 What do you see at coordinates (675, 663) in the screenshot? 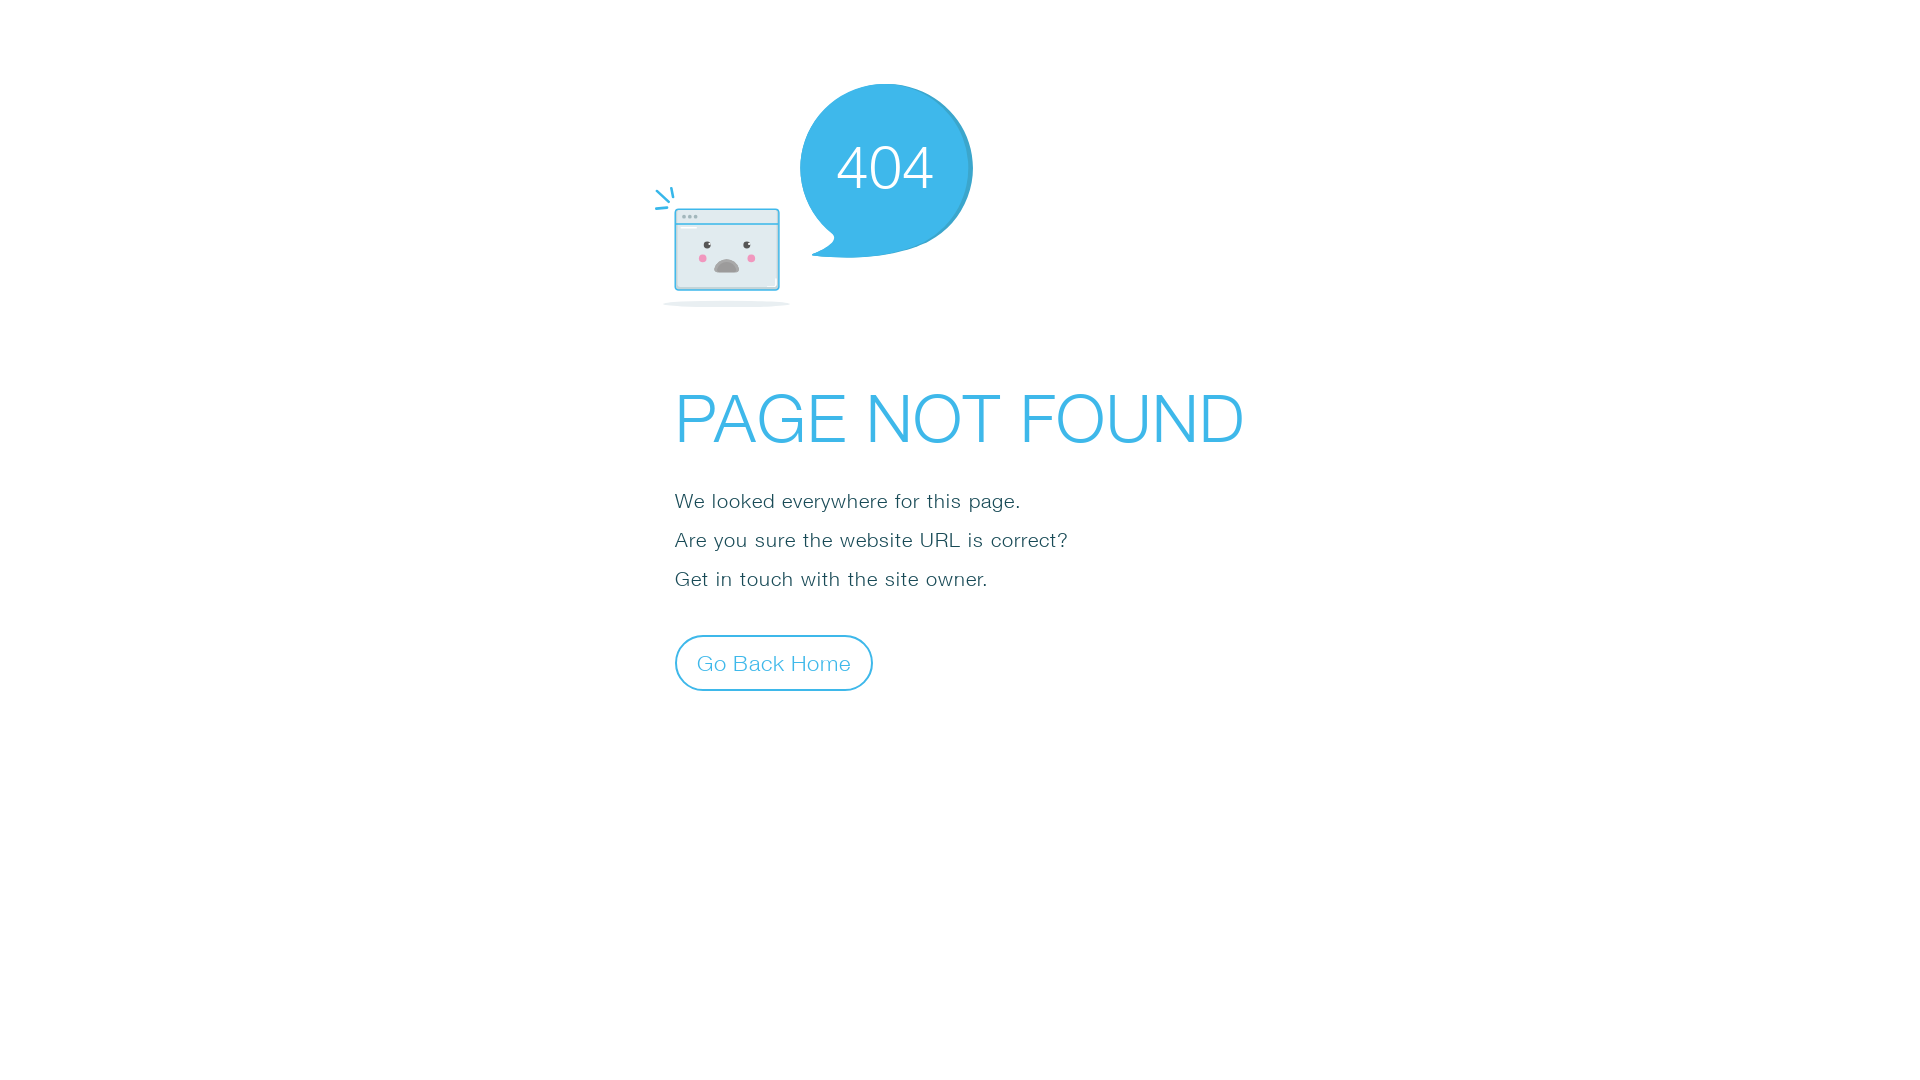
I see `'Go Back Home'` at bounding box center [675, 663].